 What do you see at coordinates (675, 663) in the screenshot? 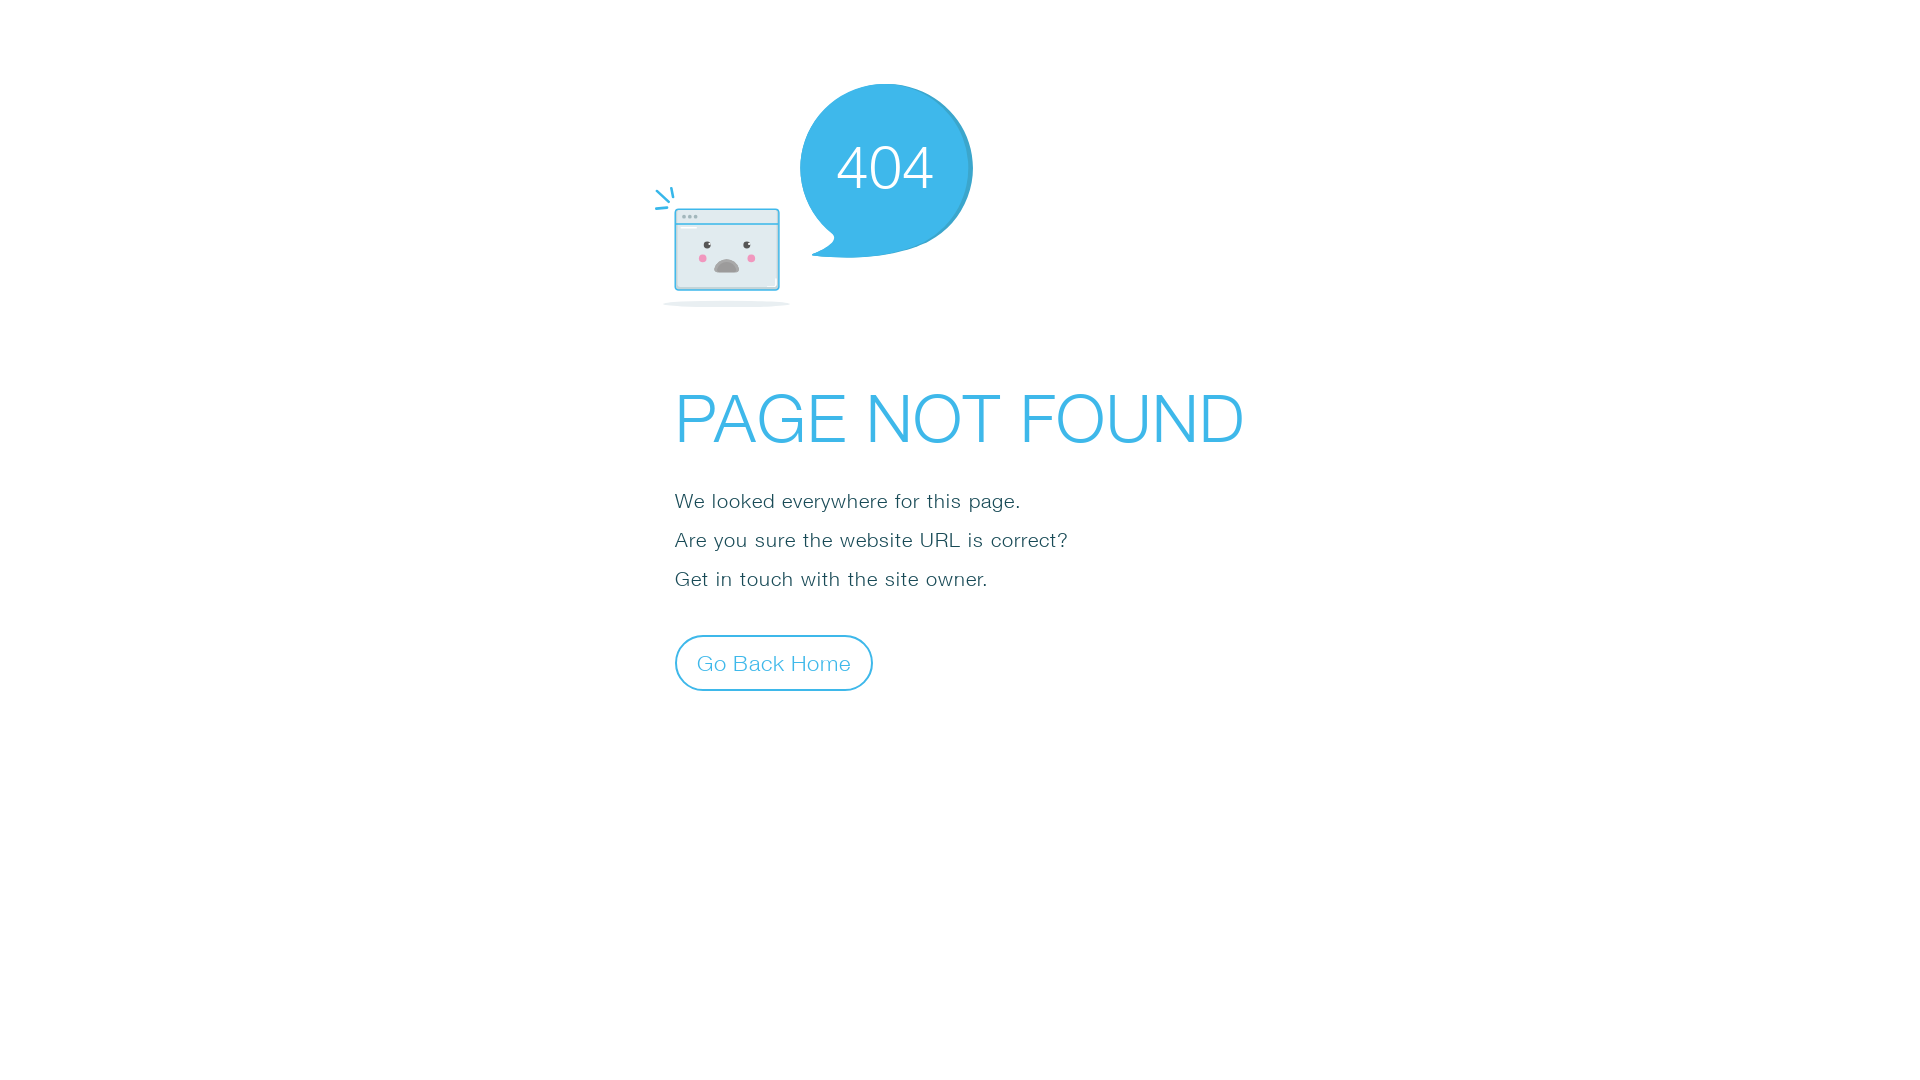
I see `'Go Back Home'` at bounding box center [675, 663].